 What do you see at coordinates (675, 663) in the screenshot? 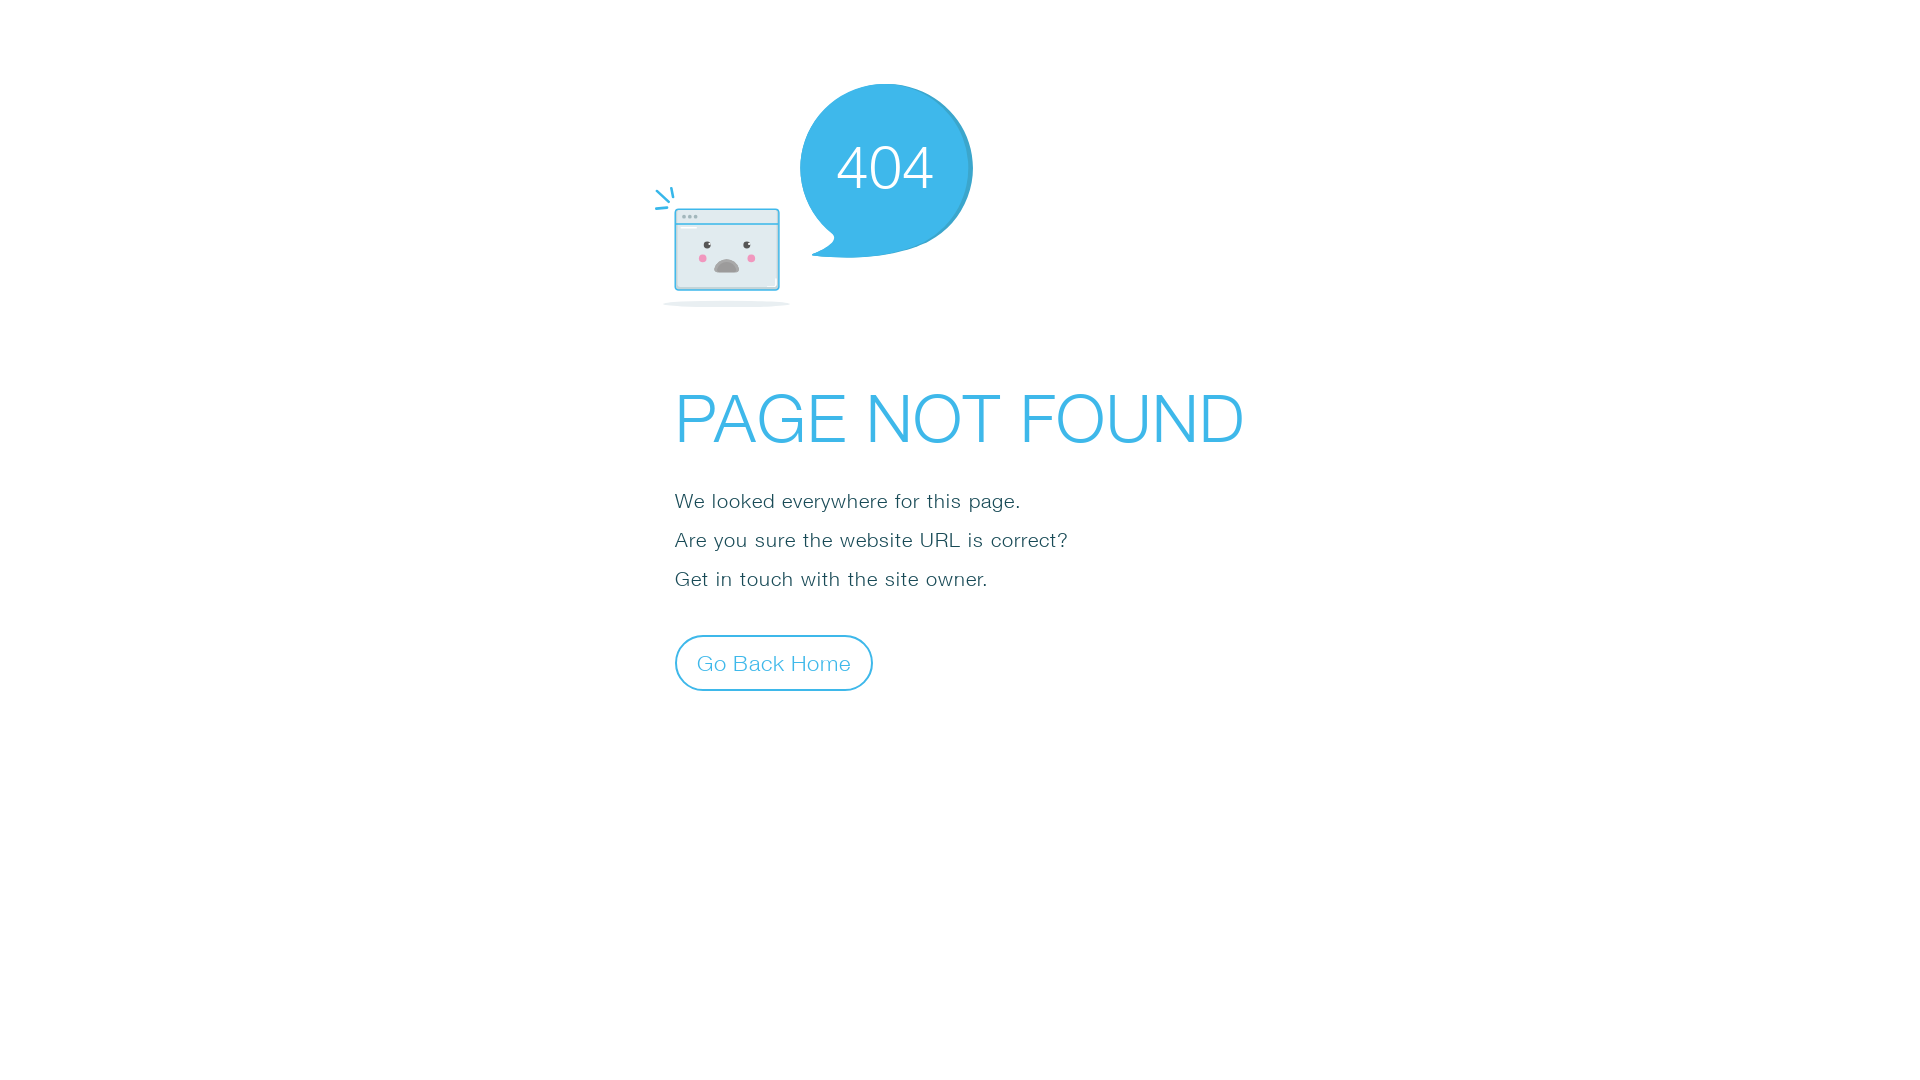
I see `'Go Back Home'` at bounding box center [675, 663].